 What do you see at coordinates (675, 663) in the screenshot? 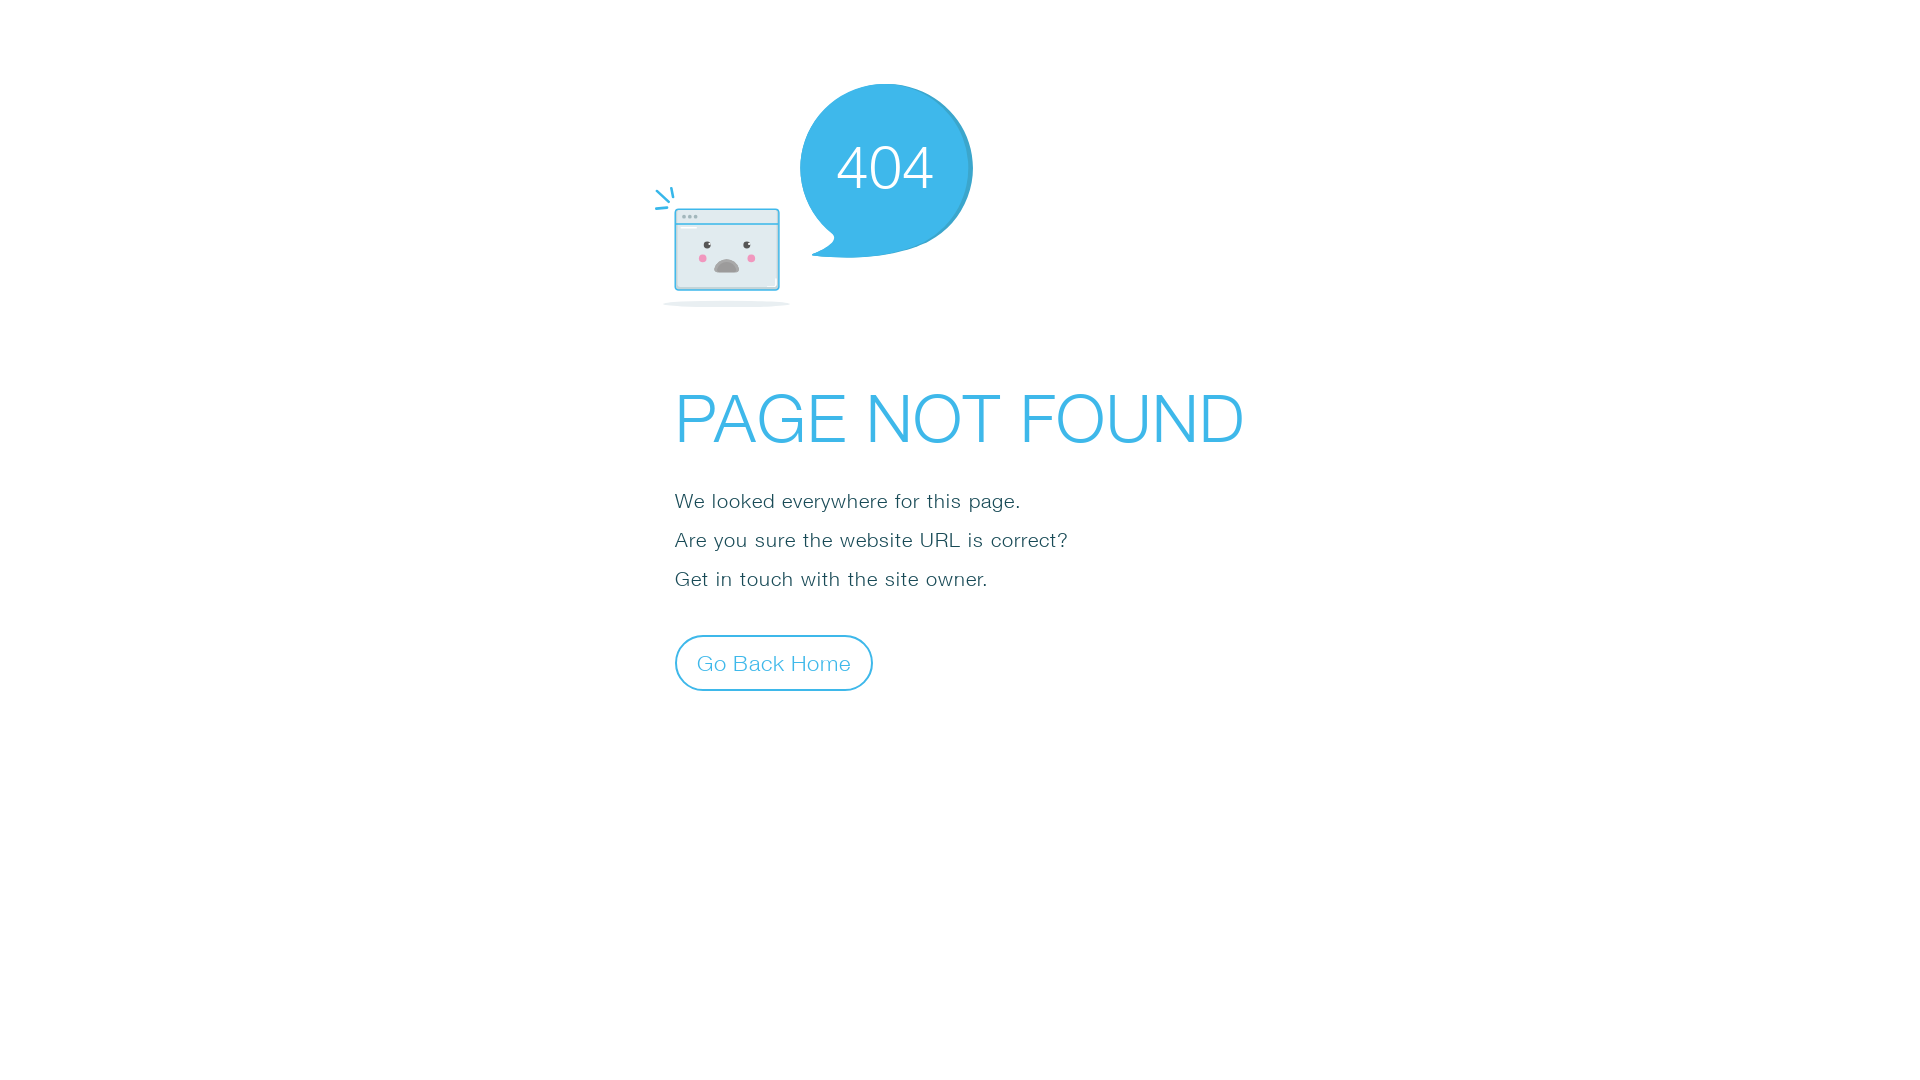
I see `'Go Back Home'` at bounding box center [675, 663].